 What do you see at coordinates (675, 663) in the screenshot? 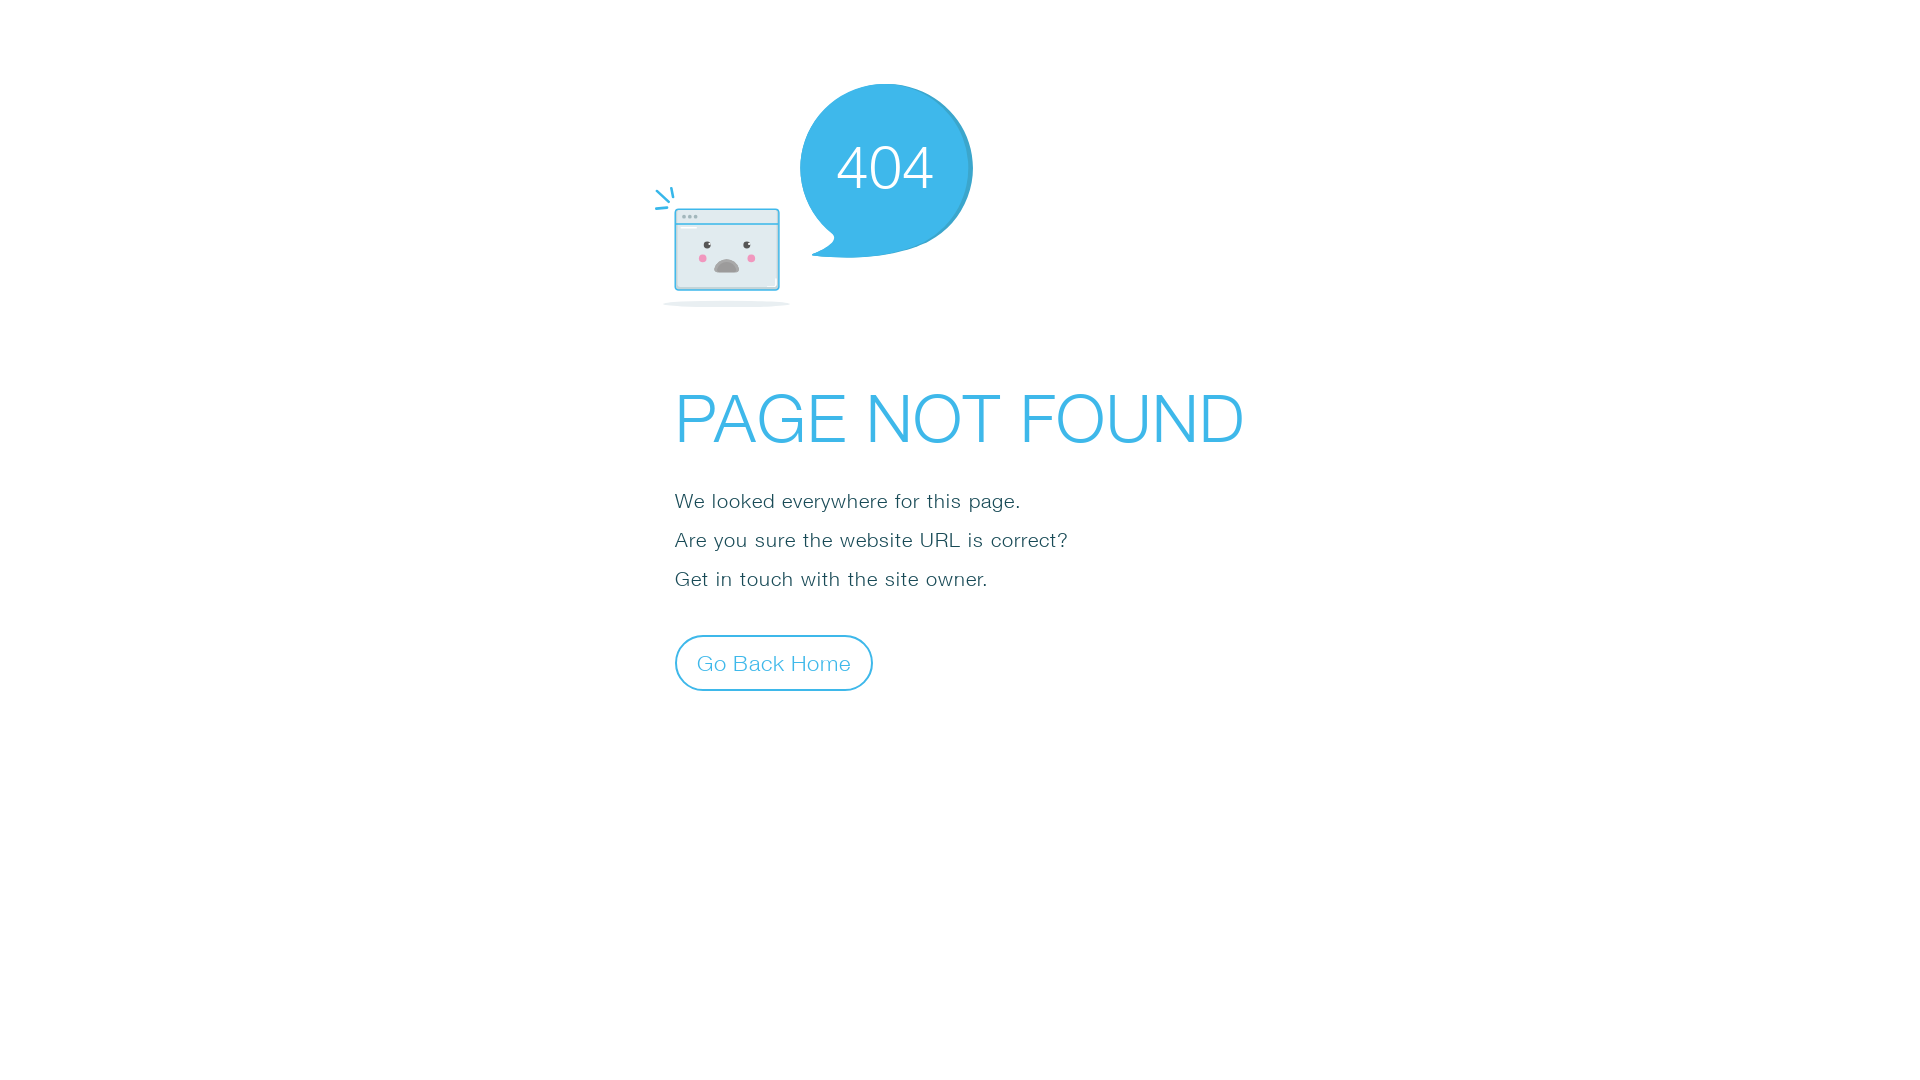
I see `'Go Back Home'` at bounding box center [675, 663].